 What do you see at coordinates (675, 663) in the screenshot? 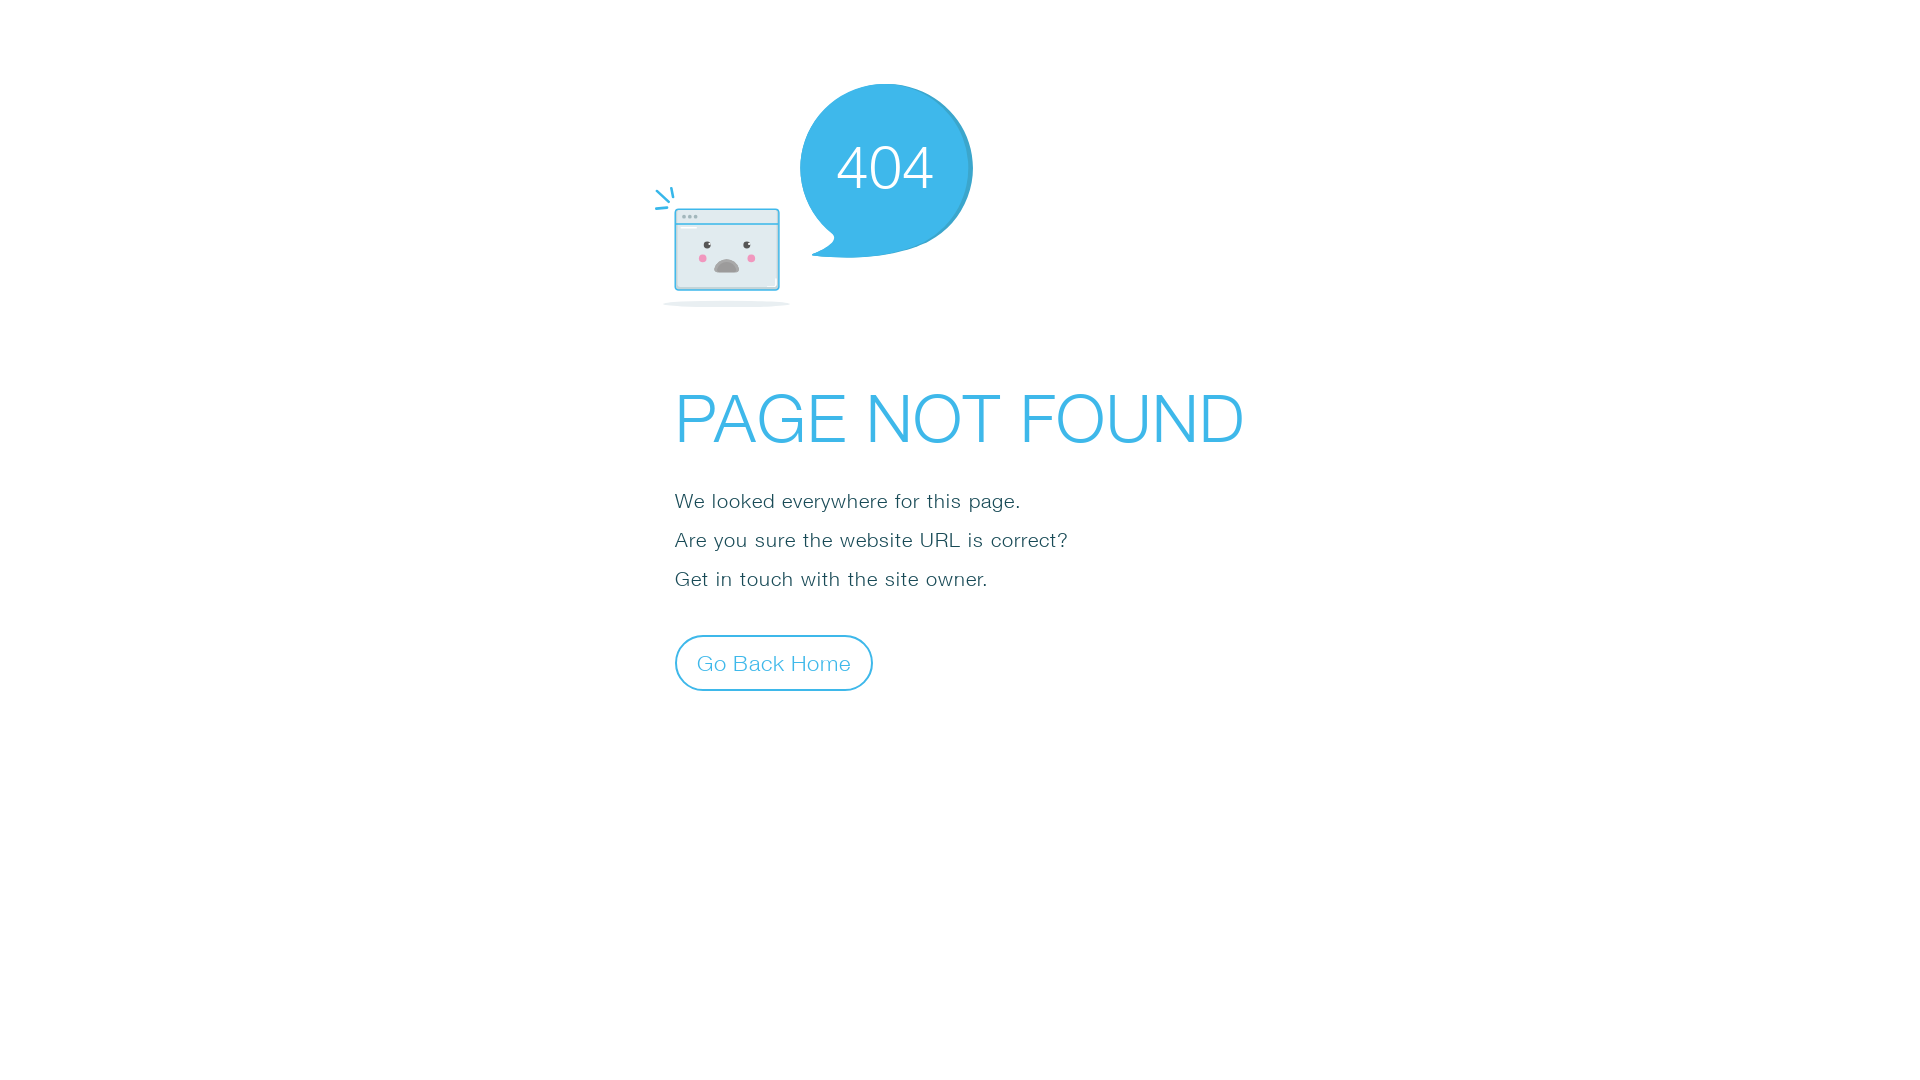
I see `'Go Back Home'` at bounding box center [675, 663].